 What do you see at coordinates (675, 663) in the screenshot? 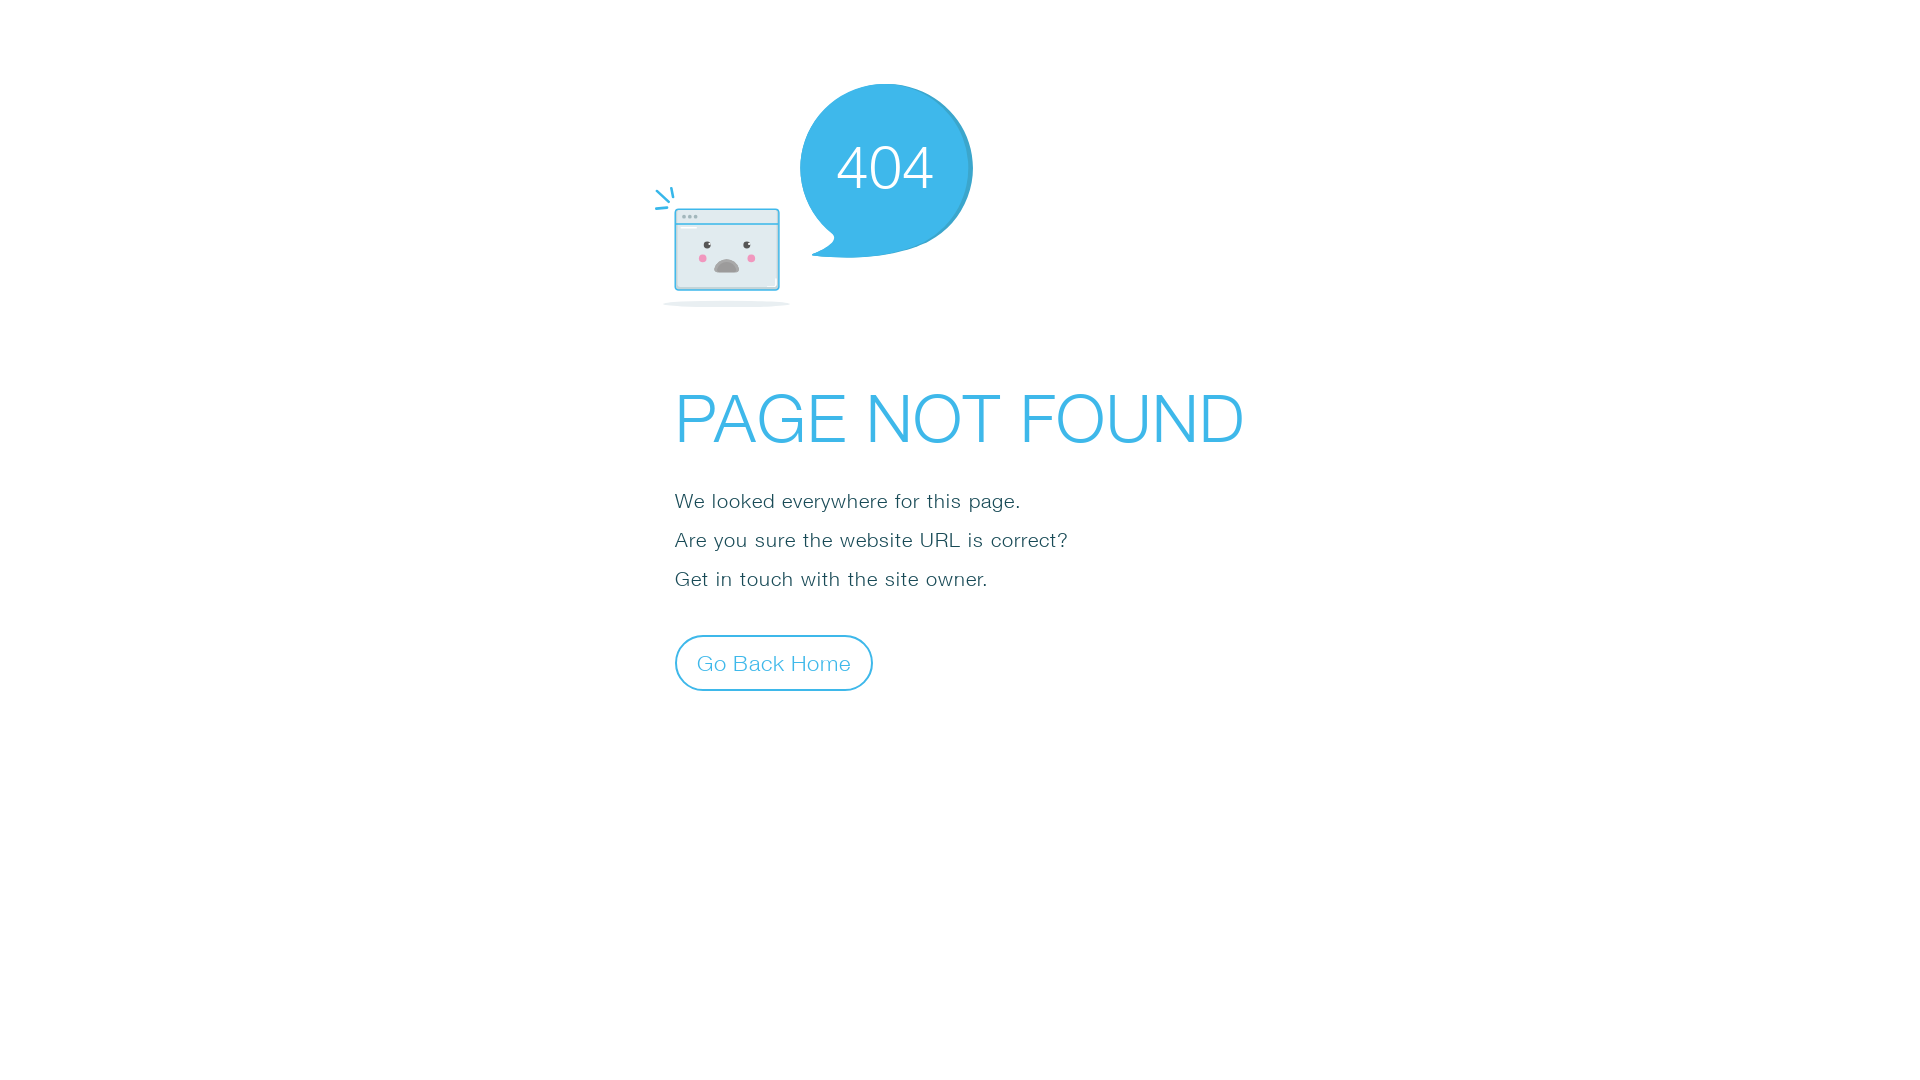
I see `'Go Back Home'` at bounding box center [675, 663].